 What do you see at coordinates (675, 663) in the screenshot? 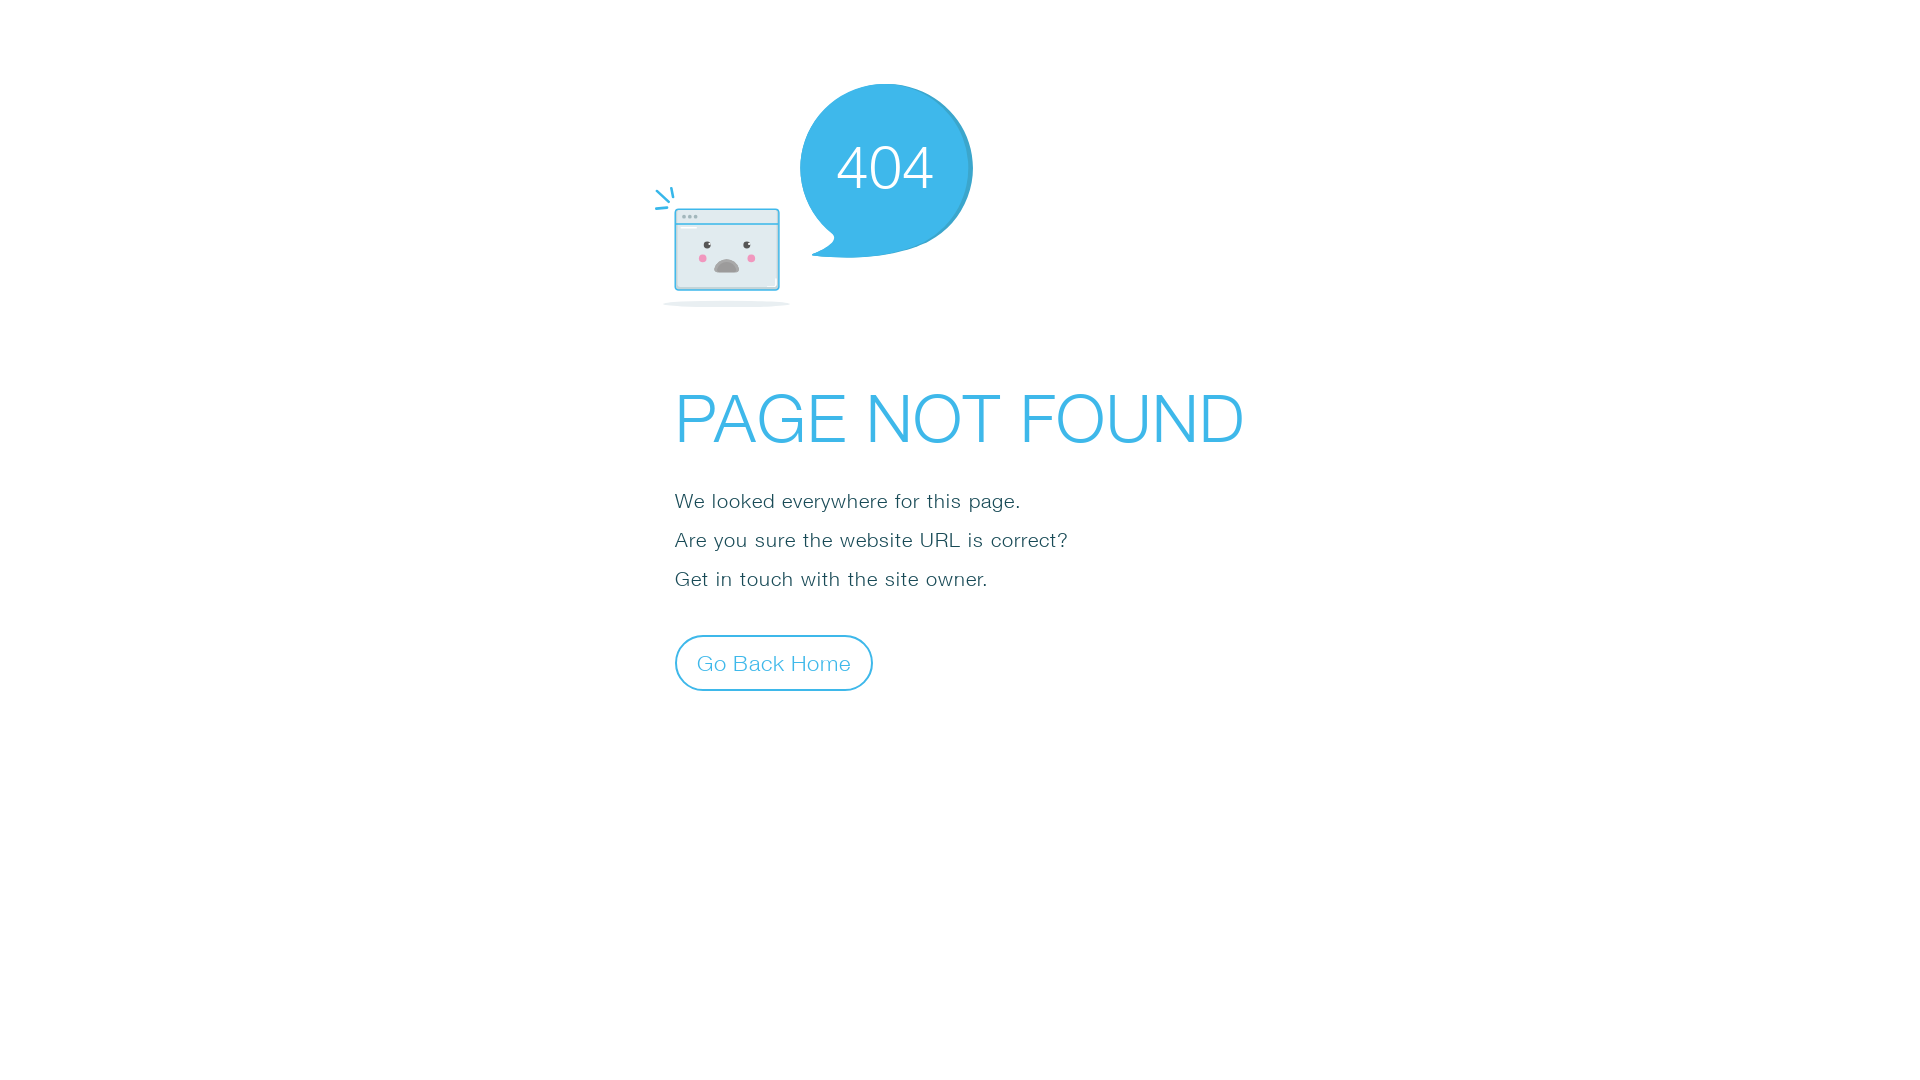
I see `'Go Back Home'` at bounding box center [675, 663].